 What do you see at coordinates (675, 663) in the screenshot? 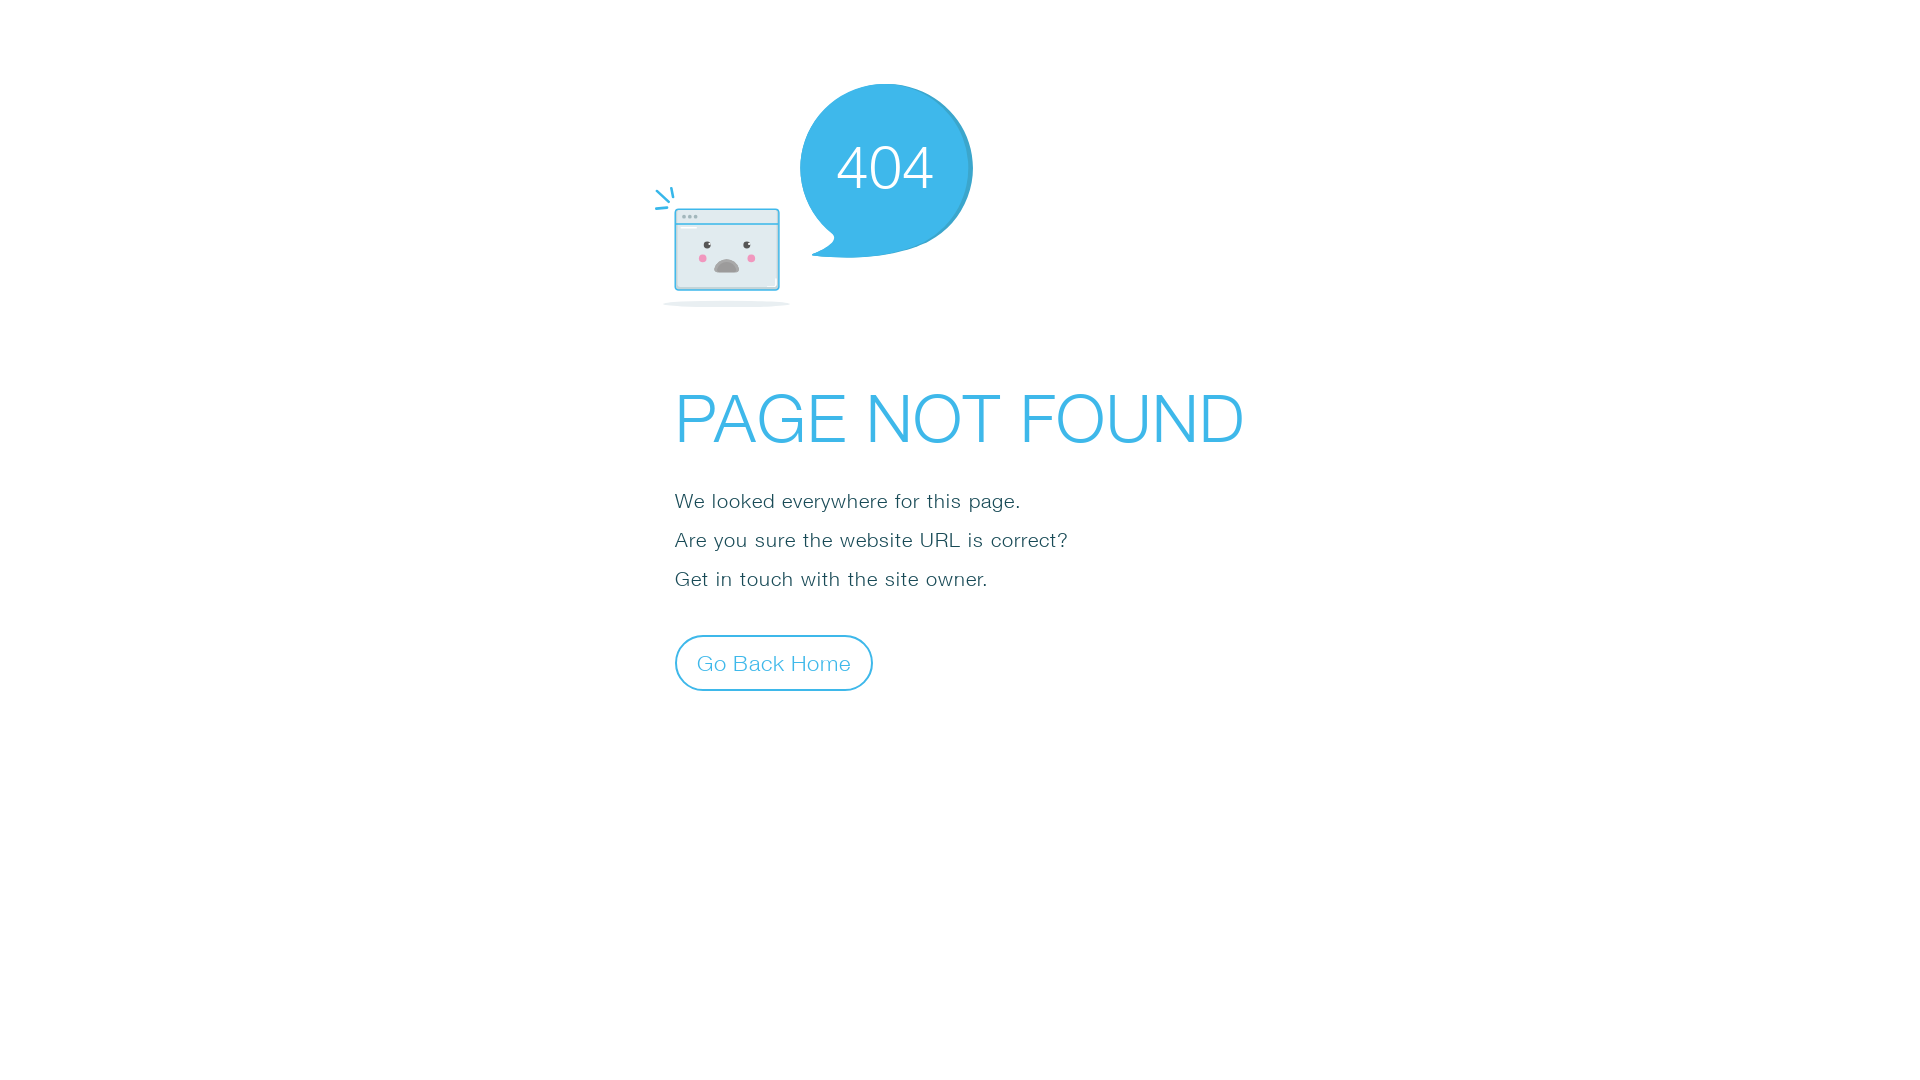
I see `'Go Back Home'` at bounding box center [675, 663].